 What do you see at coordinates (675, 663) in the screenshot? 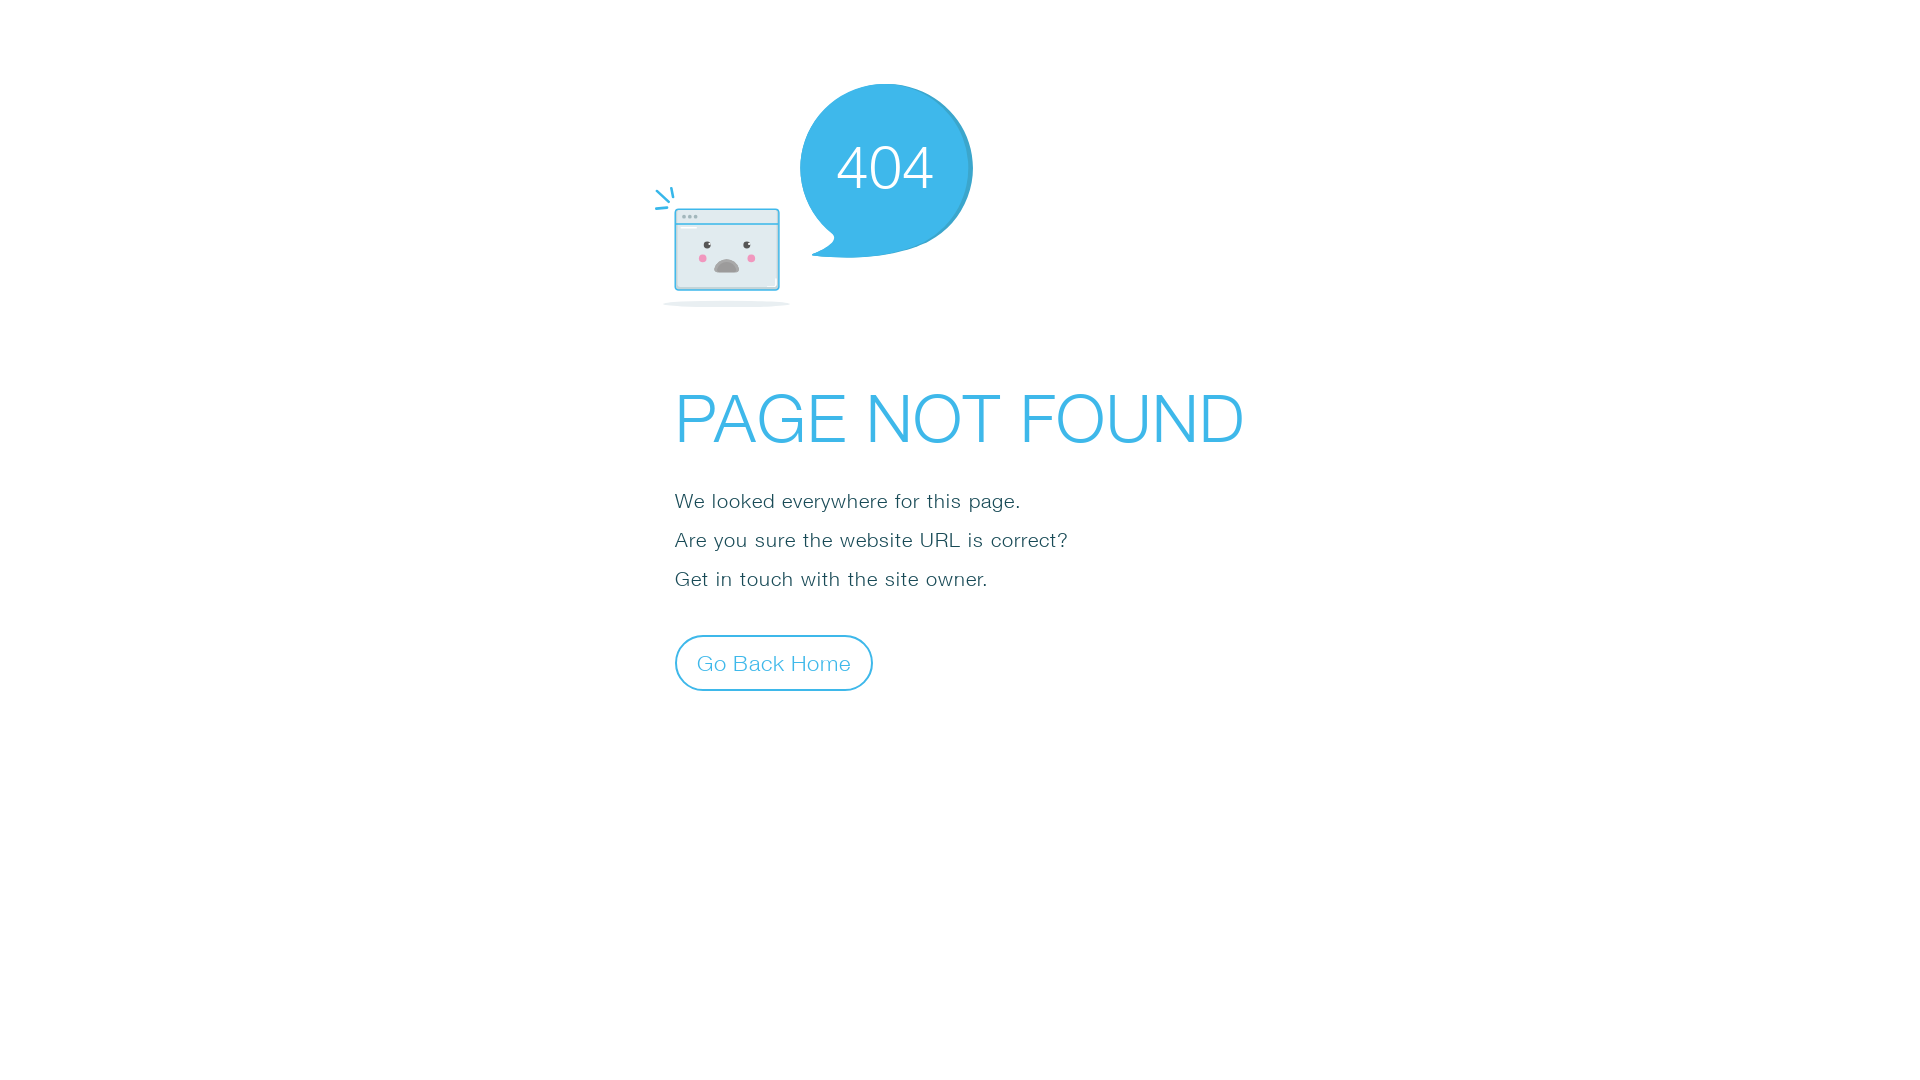
I see `'Go Back Home'` at bounding box center [675, 663].